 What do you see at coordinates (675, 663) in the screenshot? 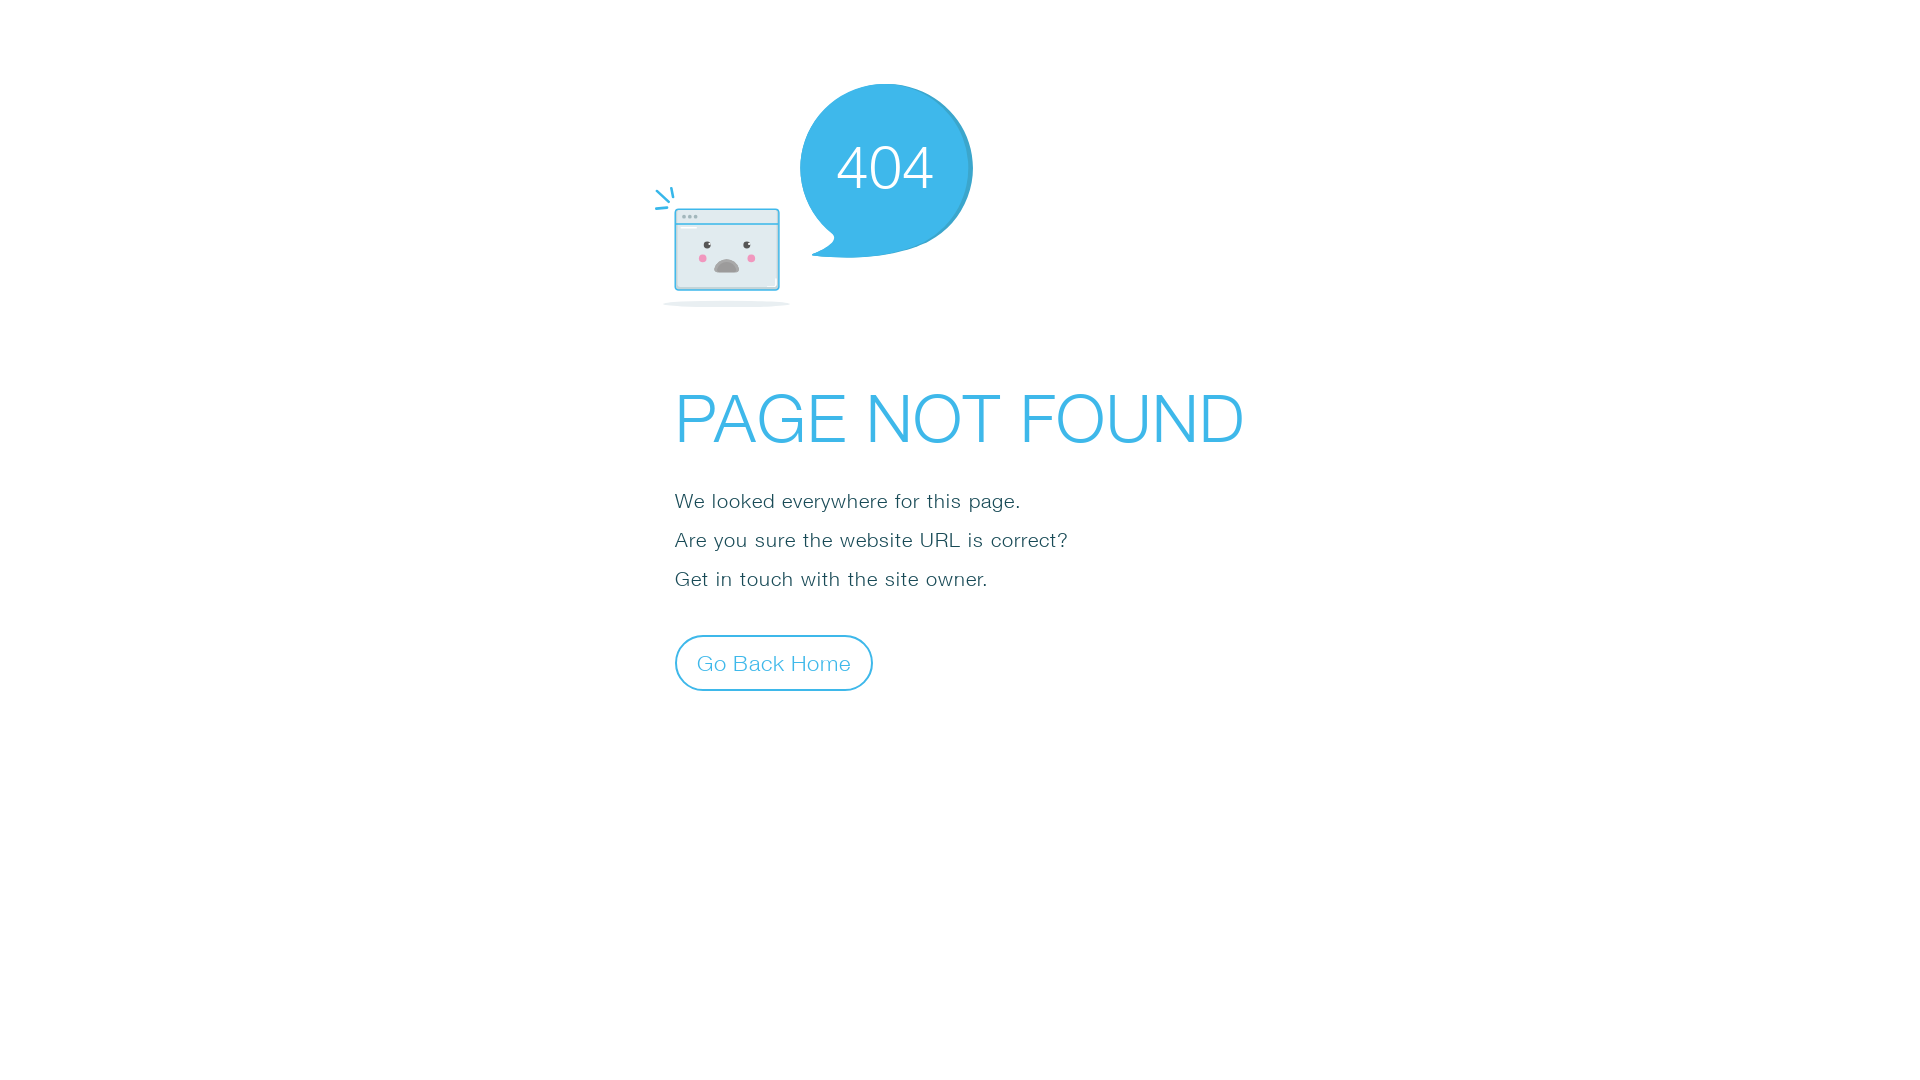
I see `'Go Back Home'` at bounding box center [675, 663].